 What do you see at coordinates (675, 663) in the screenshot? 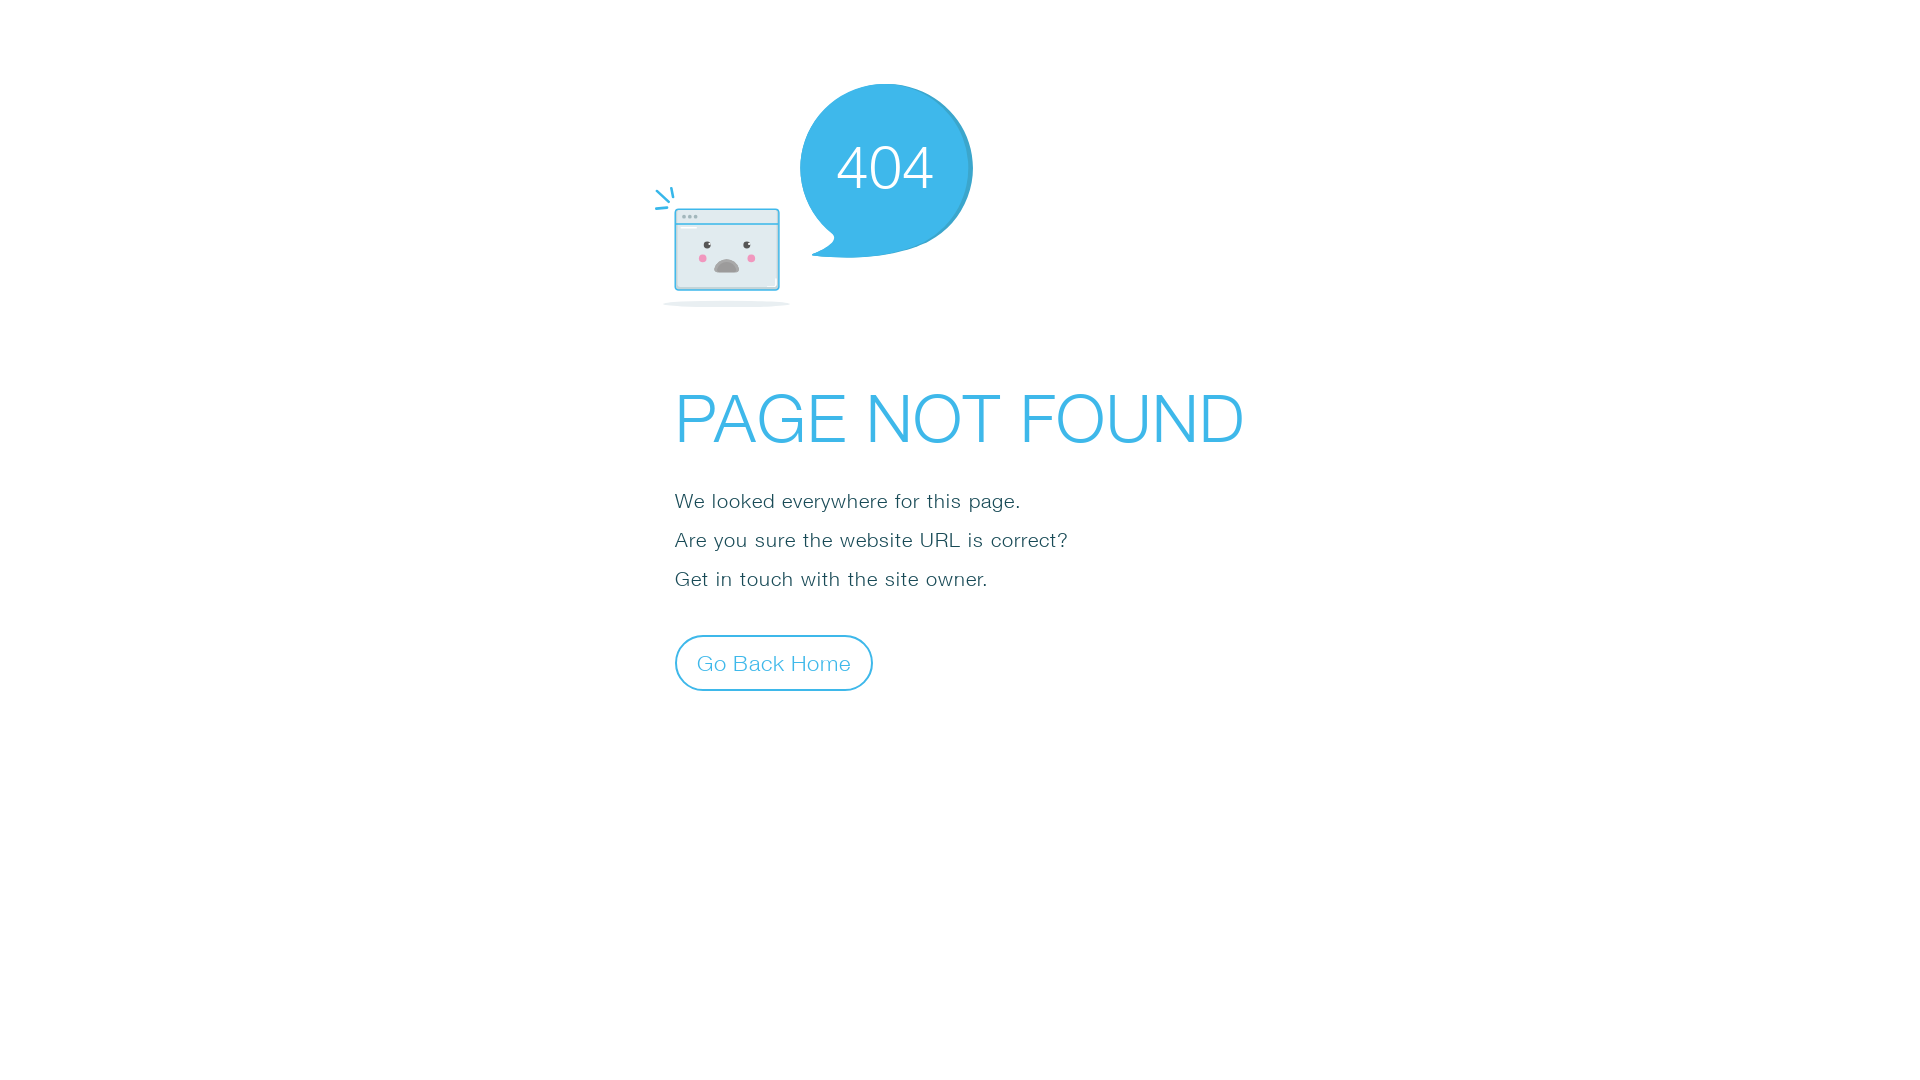
I see `'Go Back Home'` at bounding box center [675, 663].